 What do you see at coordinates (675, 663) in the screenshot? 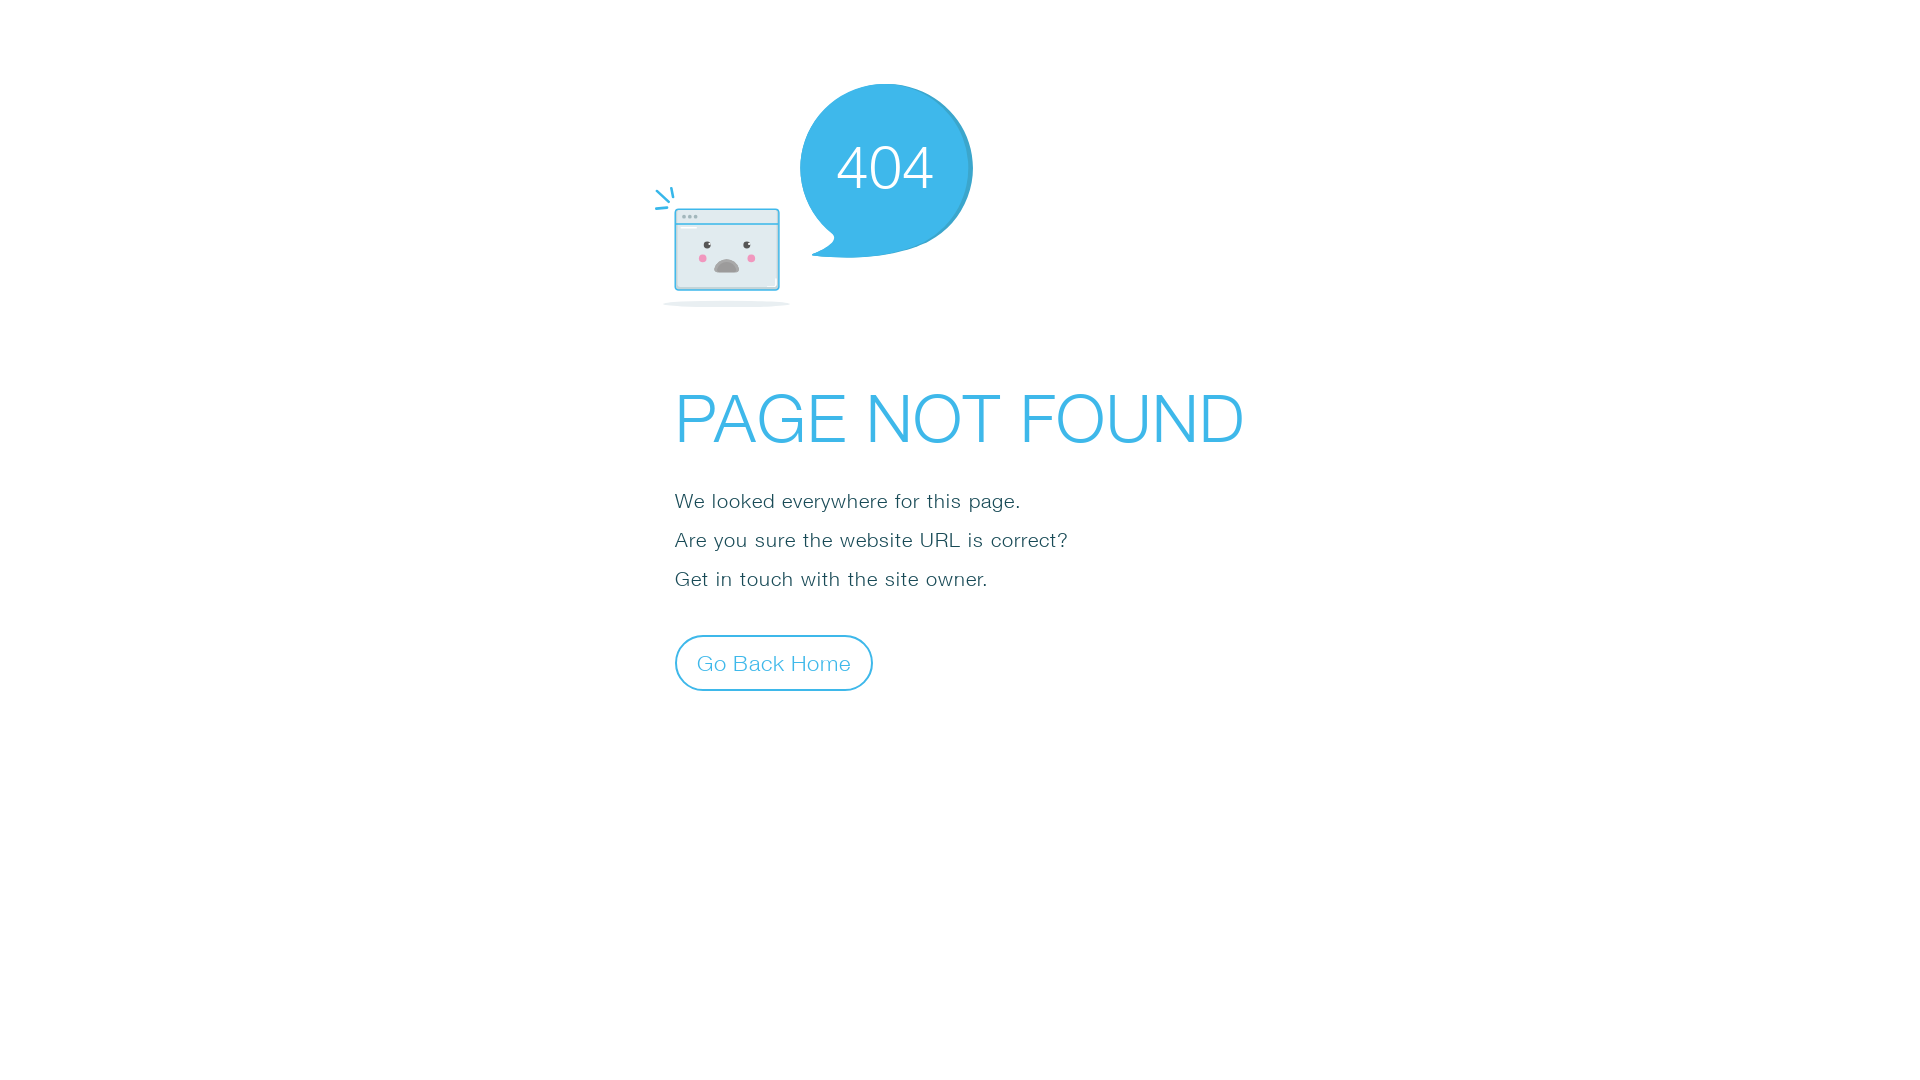
I see `'Go Back Home'` at bounding box center [675, 663].